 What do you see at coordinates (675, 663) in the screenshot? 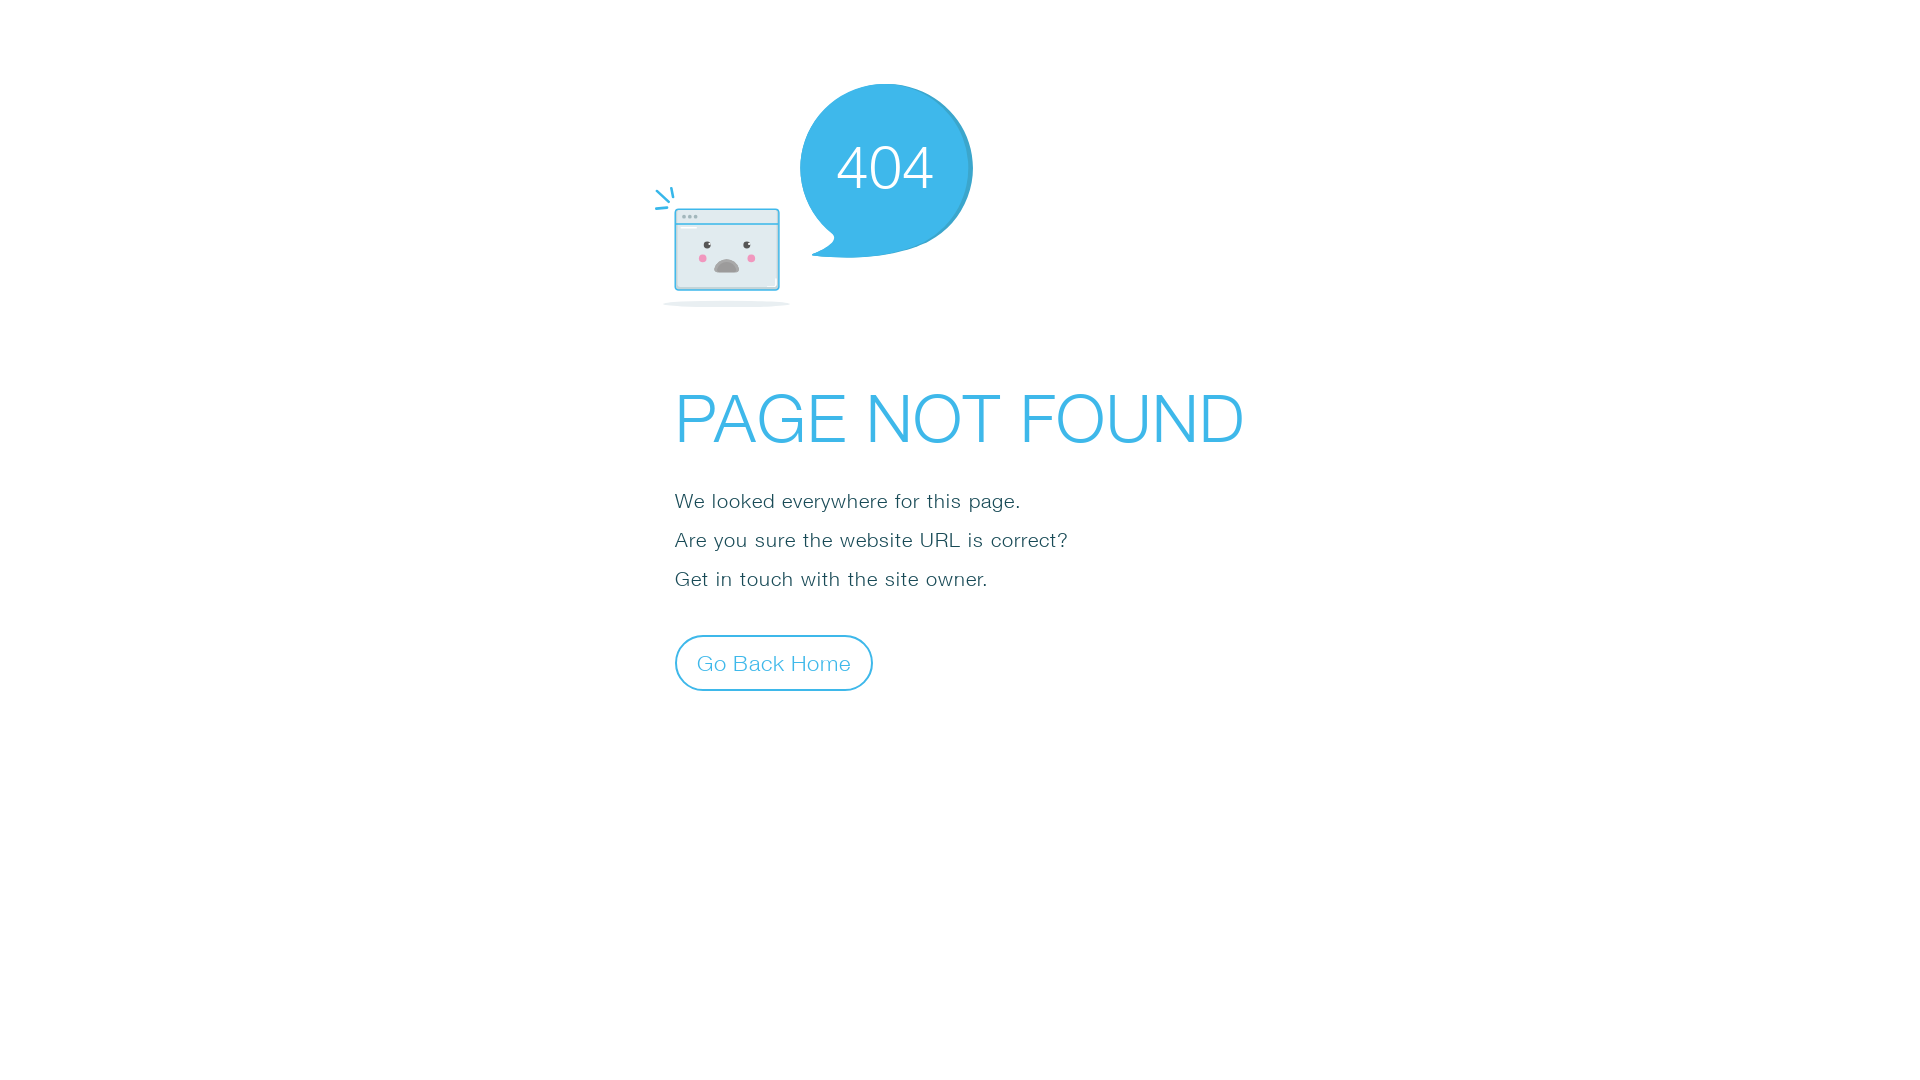
I see `'Go Back Home'` at bounding box center [675, 663].